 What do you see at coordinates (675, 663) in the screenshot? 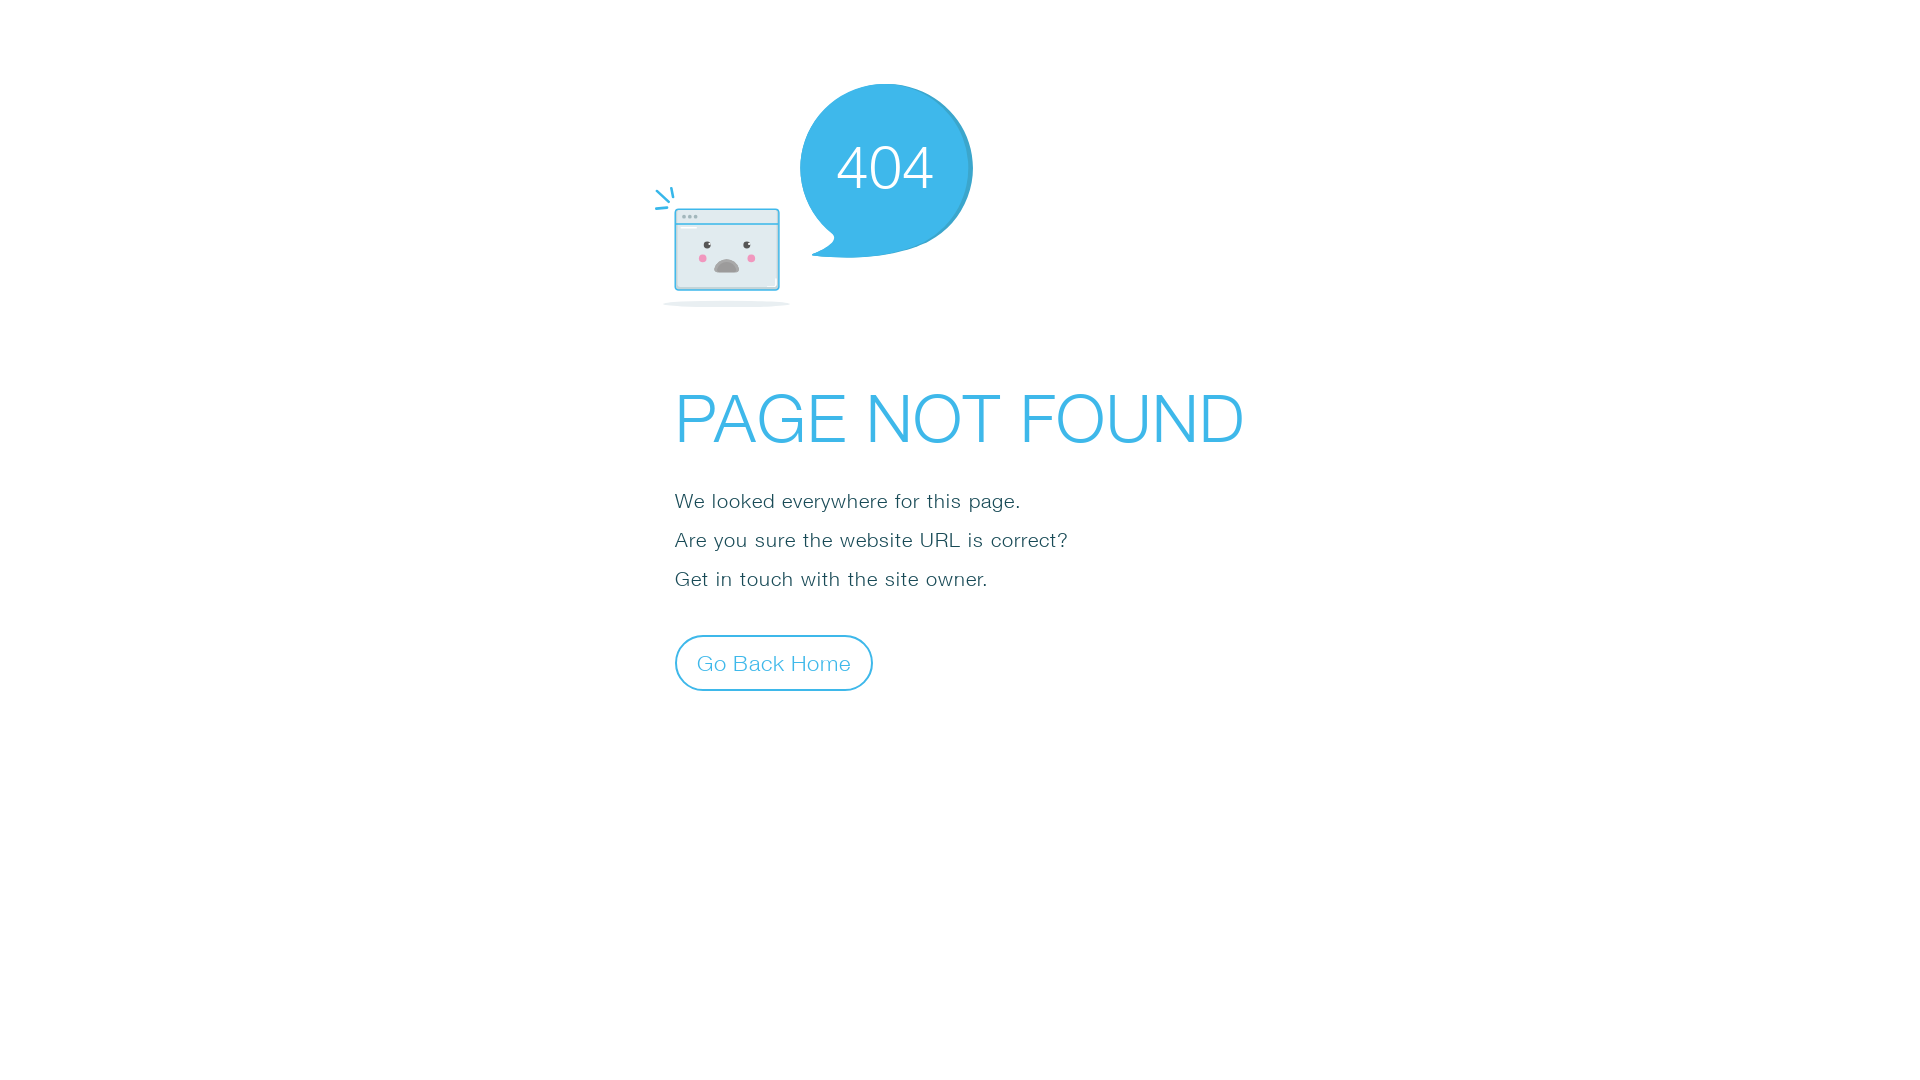
I see `'Go Back Home'` at bounding box center [675, 663].